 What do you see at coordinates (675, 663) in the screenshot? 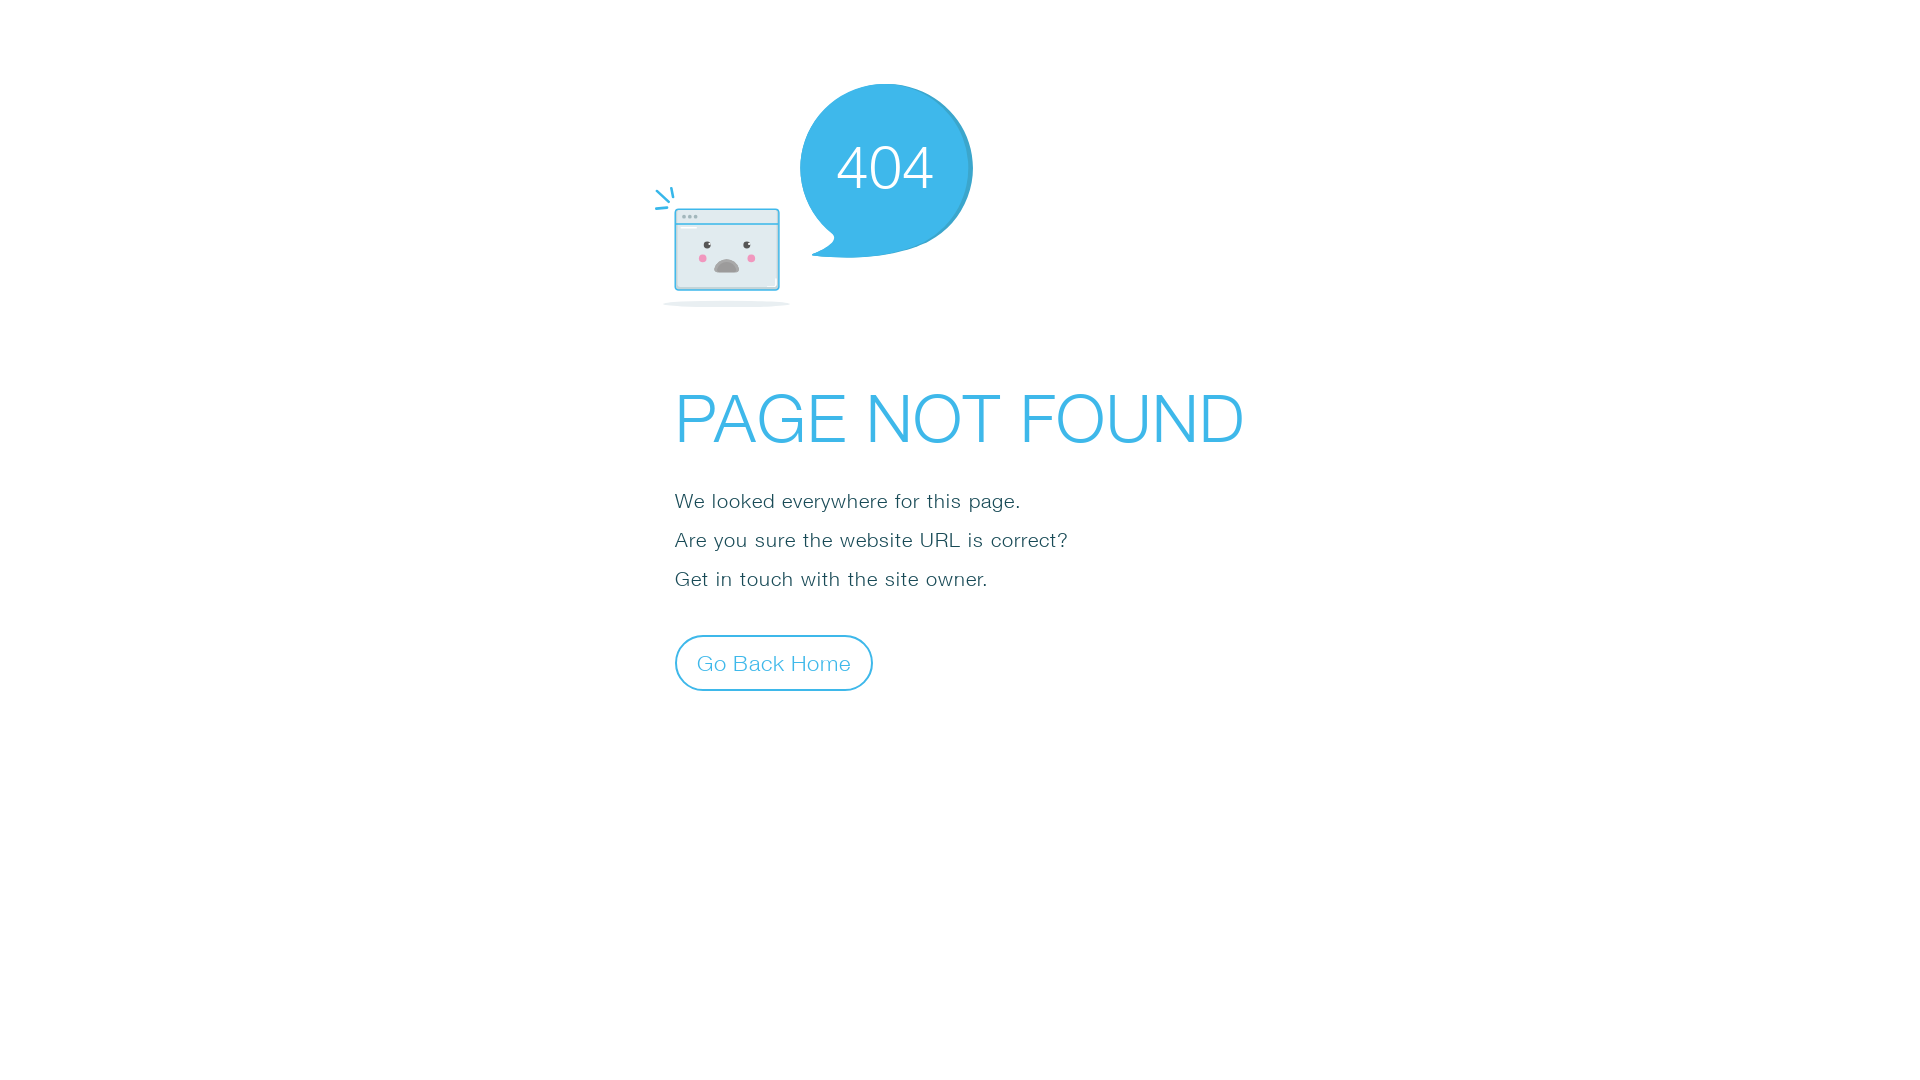
I see `'Go Back Home'` at bounding box center [675, 663].